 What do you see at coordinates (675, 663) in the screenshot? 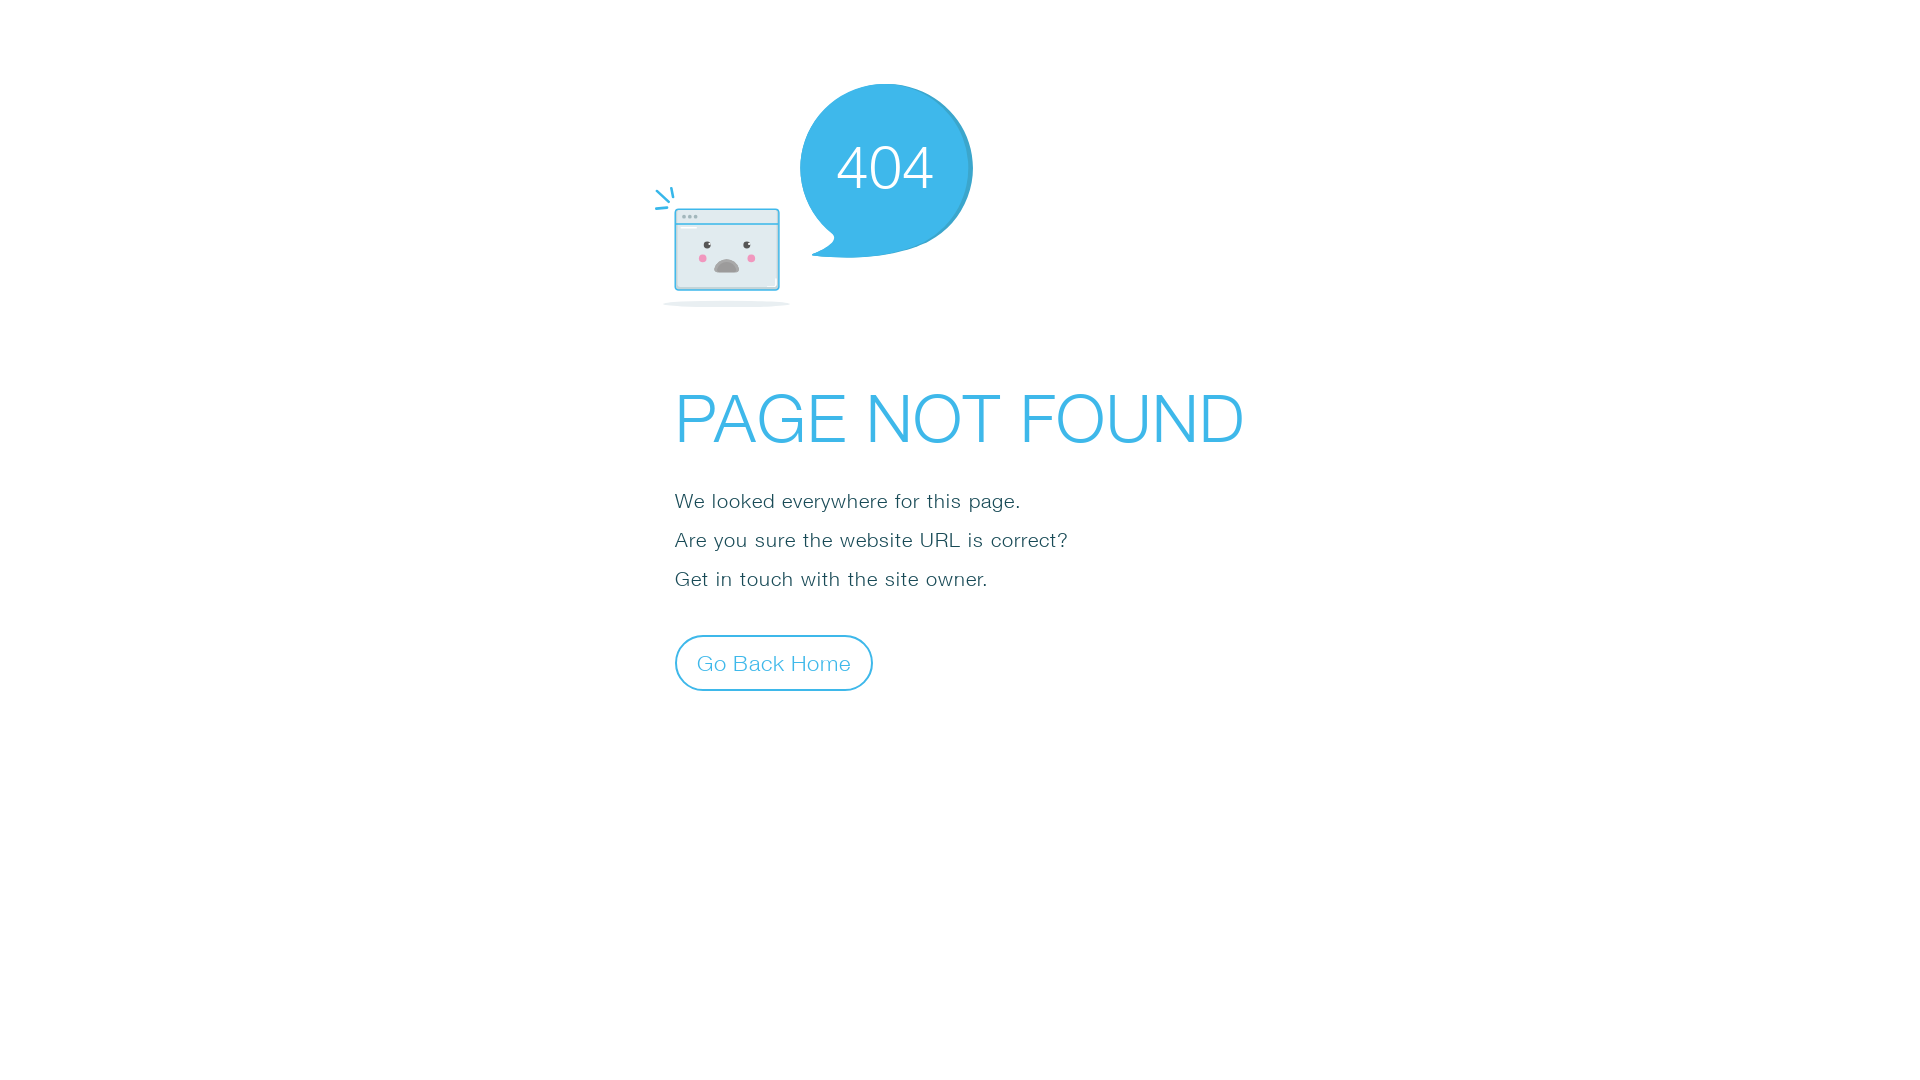
I see `'Go Back Home'` at bounding box center [675, 663].